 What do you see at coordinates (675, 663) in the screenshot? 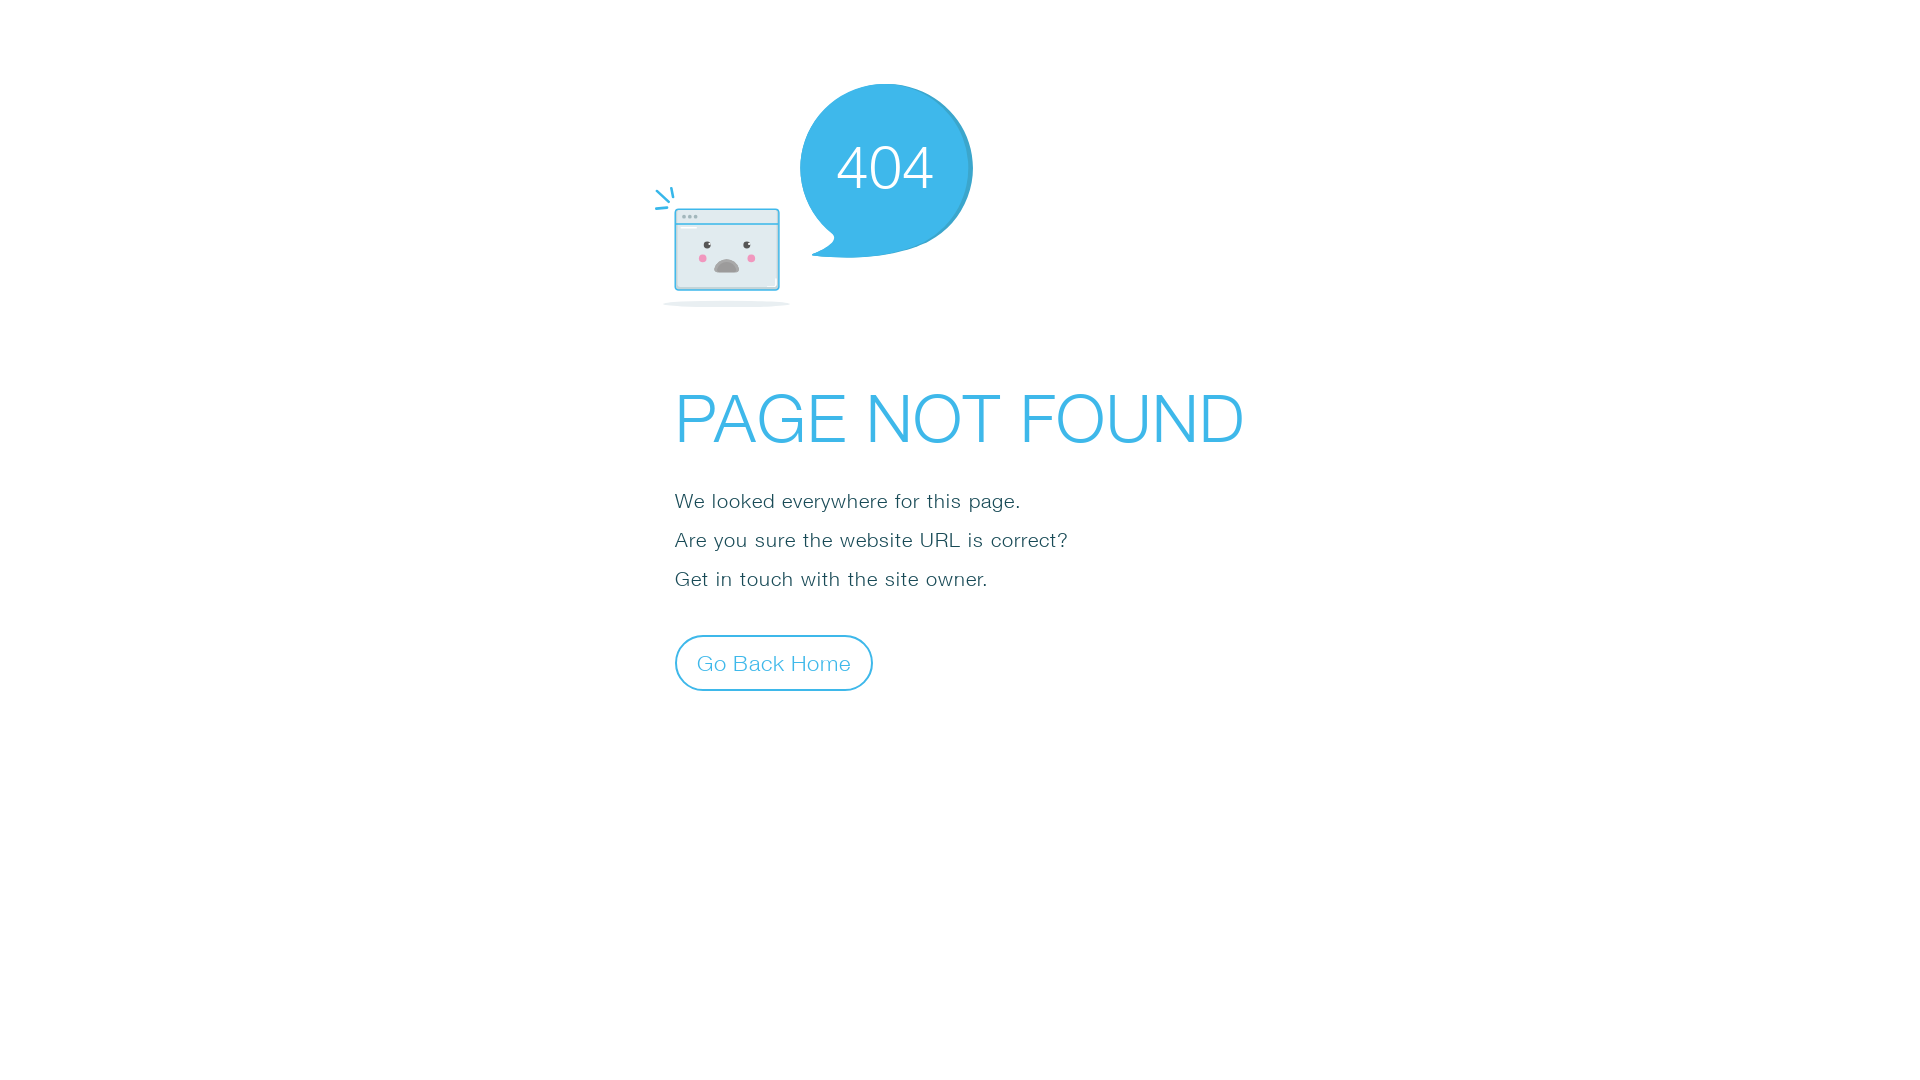
I see `'Go Back Home'` at bounding box center [675, 663].